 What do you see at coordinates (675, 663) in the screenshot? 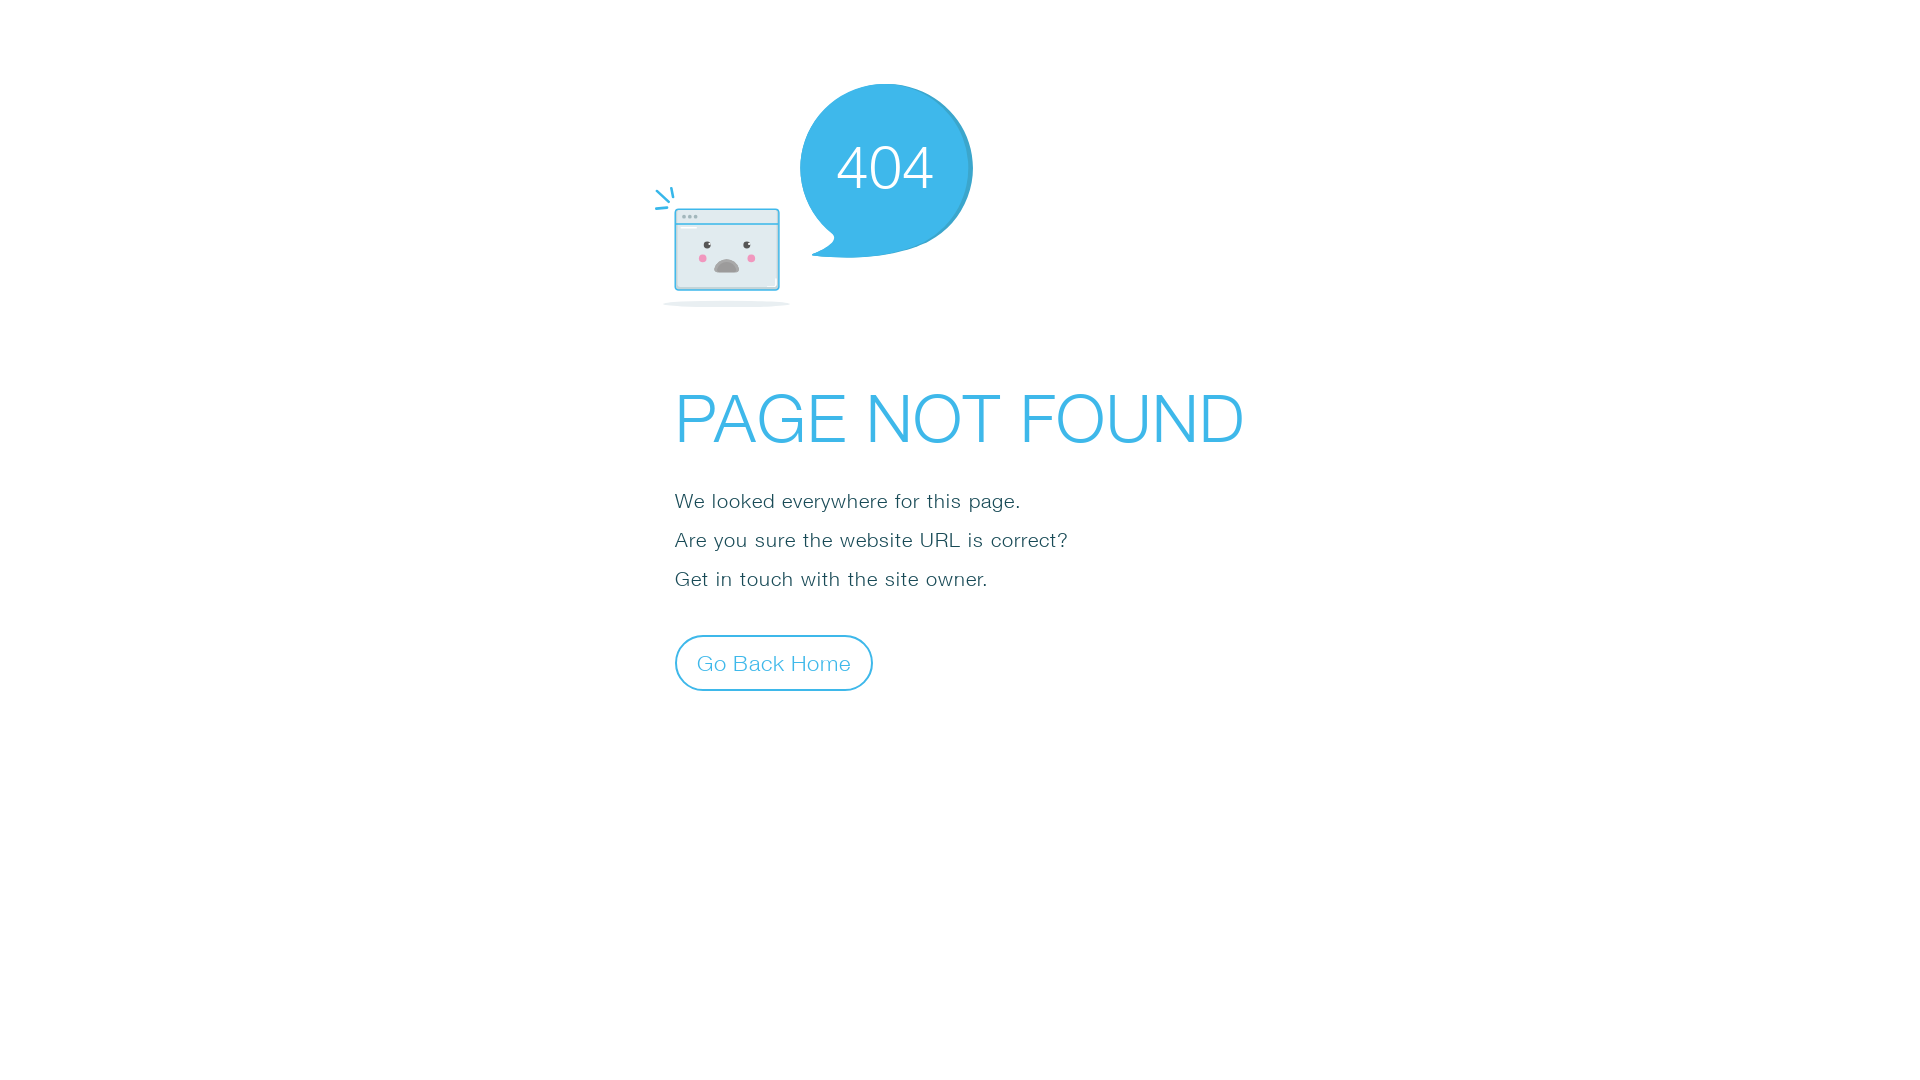
I see `'Go Back Home'` at bounding box center [675, 663].